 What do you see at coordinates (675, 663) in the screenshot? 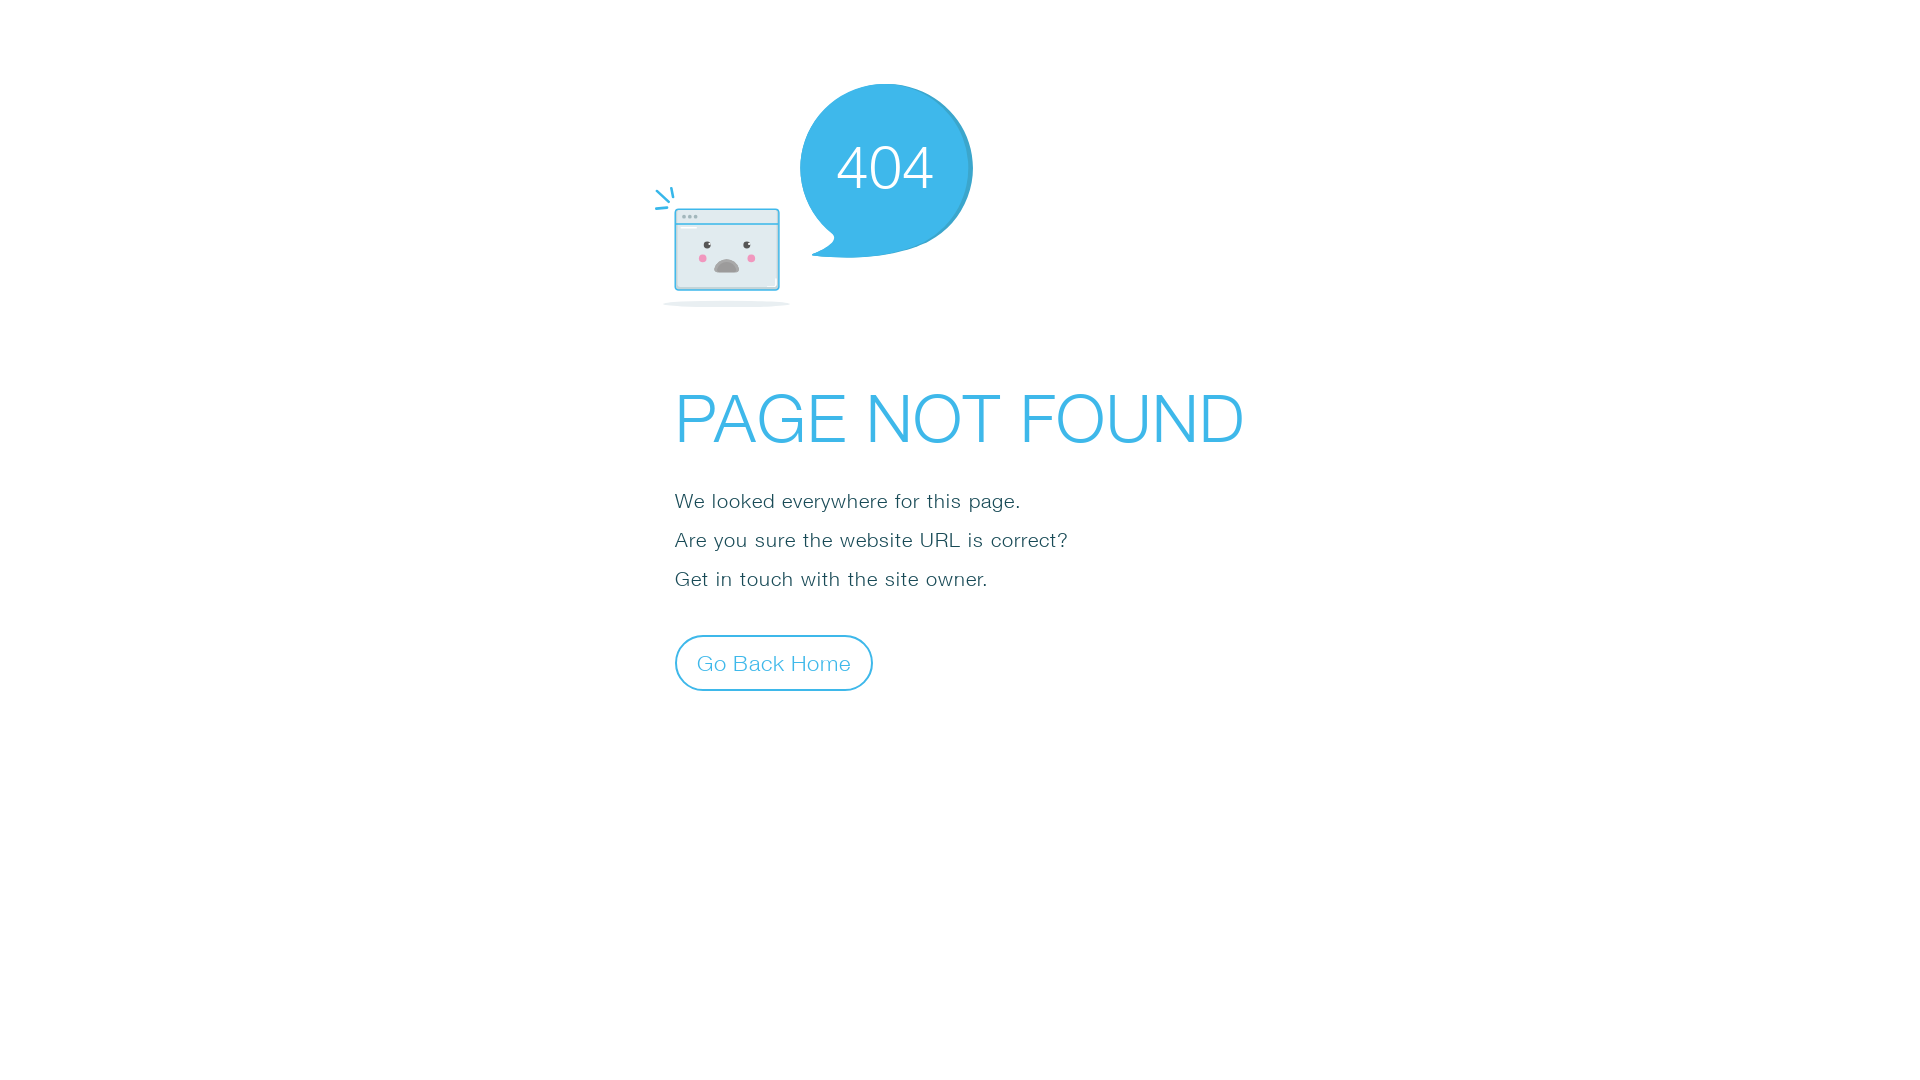
I see `'Go Back Home'` at bounding box center [675, 663].